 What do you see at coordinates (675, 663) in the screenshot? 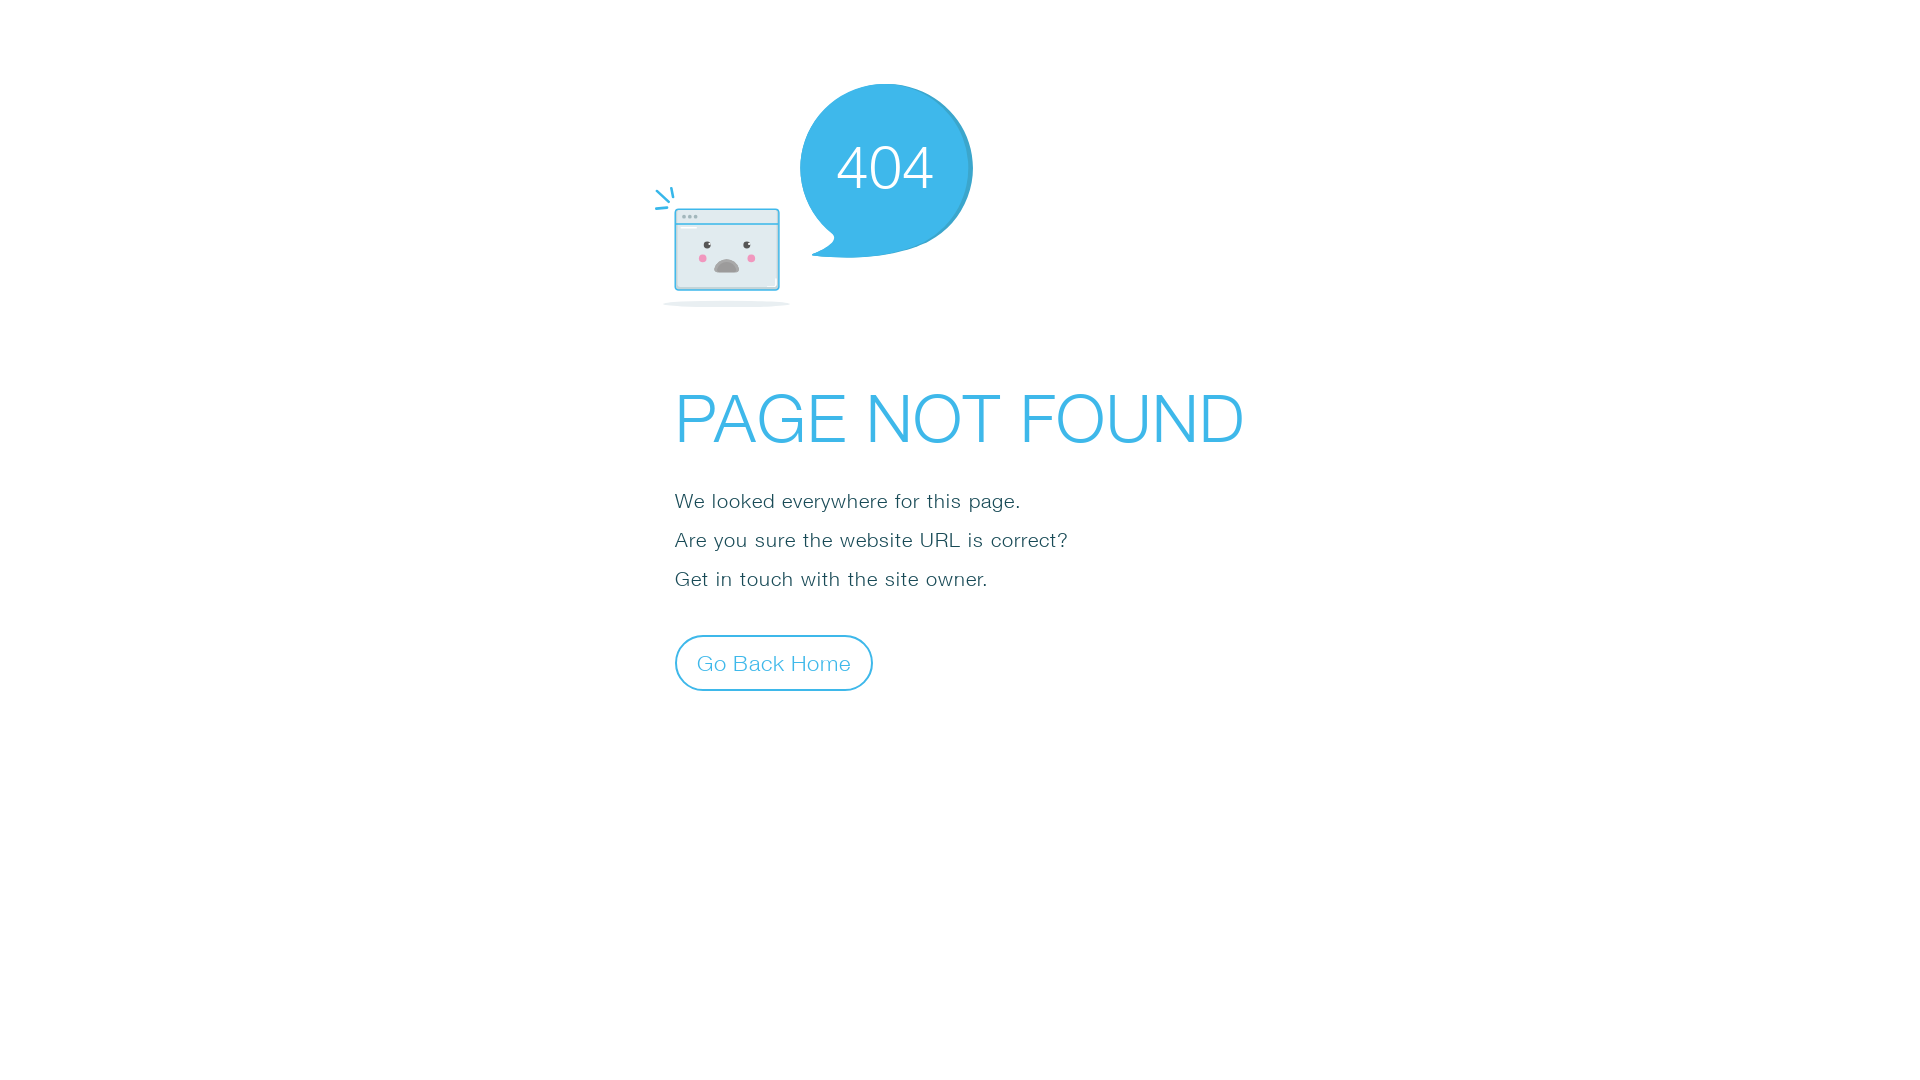
I see `'Go Back Home'` at bounding box center [675, 663].